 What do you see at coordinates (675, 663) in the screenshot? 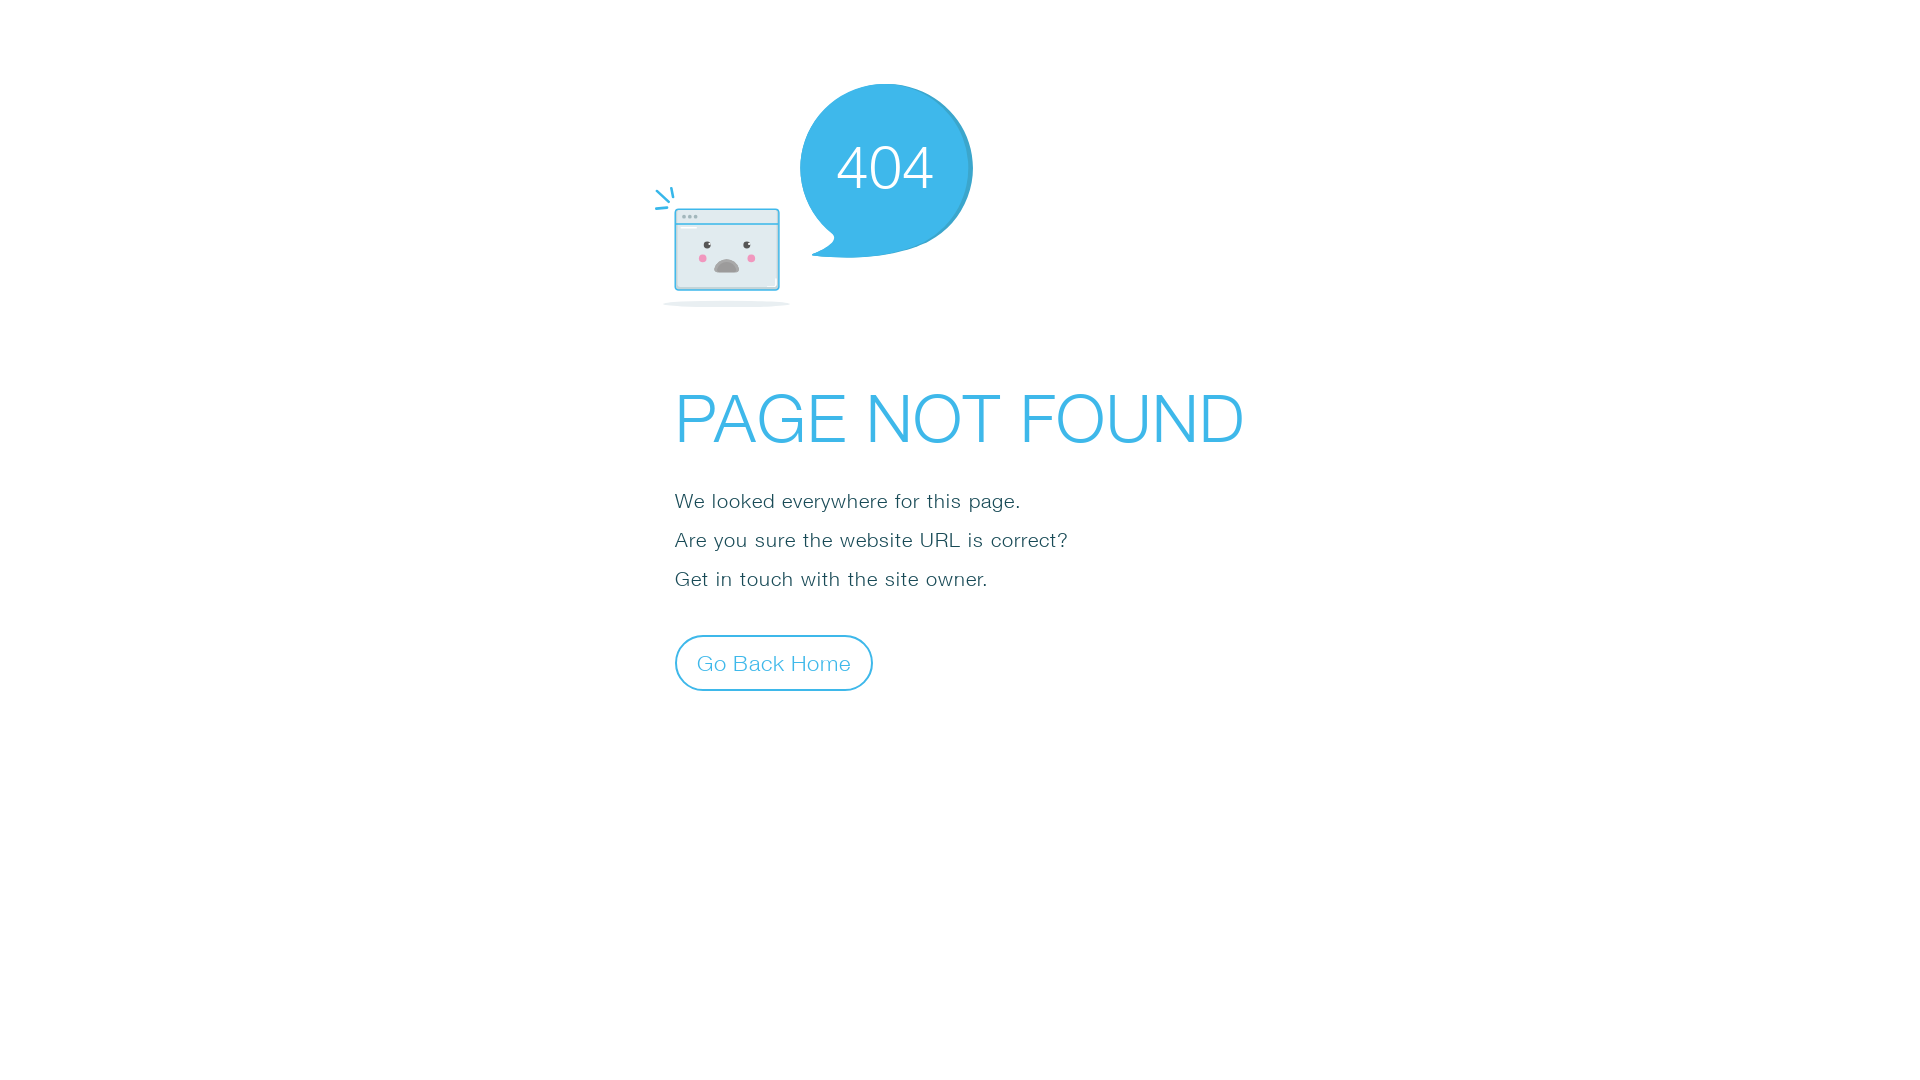
I see `'Go Back Home'` at bounding box center [675, 663].